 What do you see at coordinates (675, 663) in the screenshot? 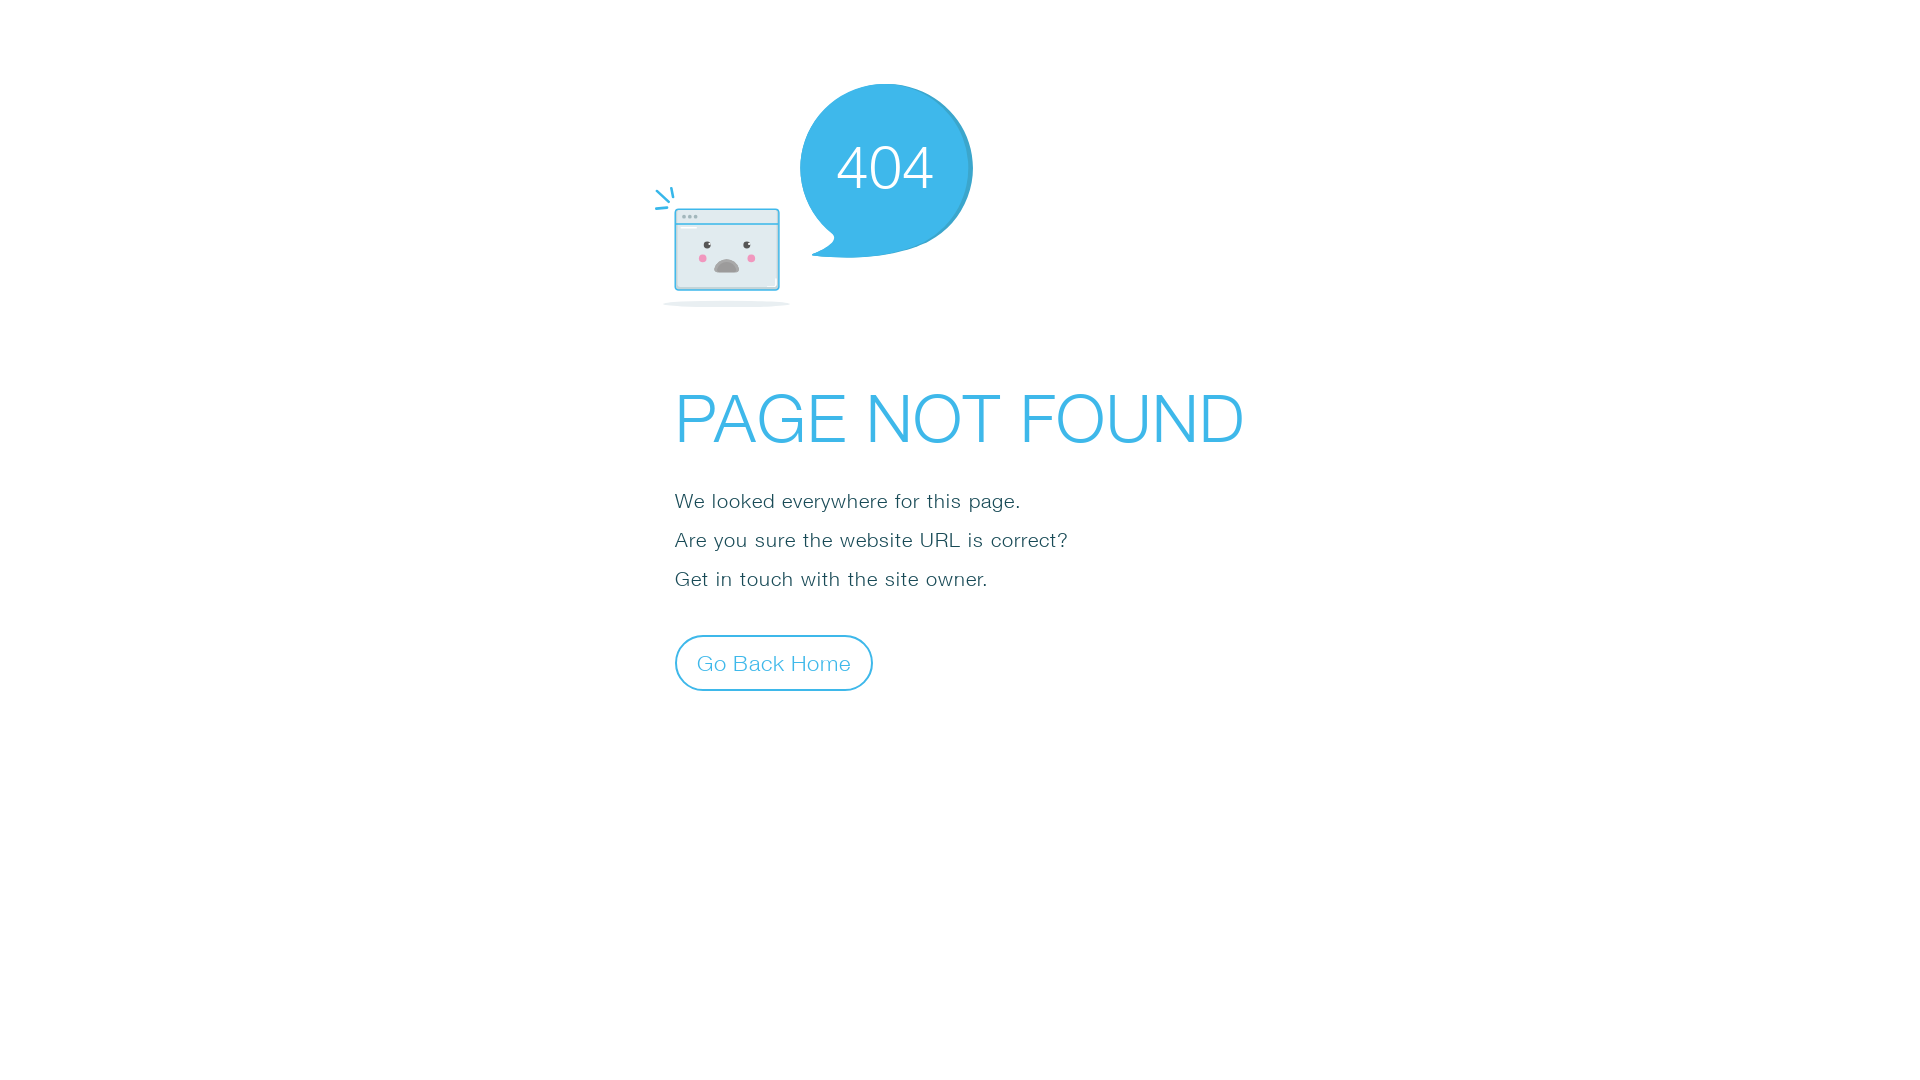
I see `'Go Back Home'` at bounding box center [675, 663].